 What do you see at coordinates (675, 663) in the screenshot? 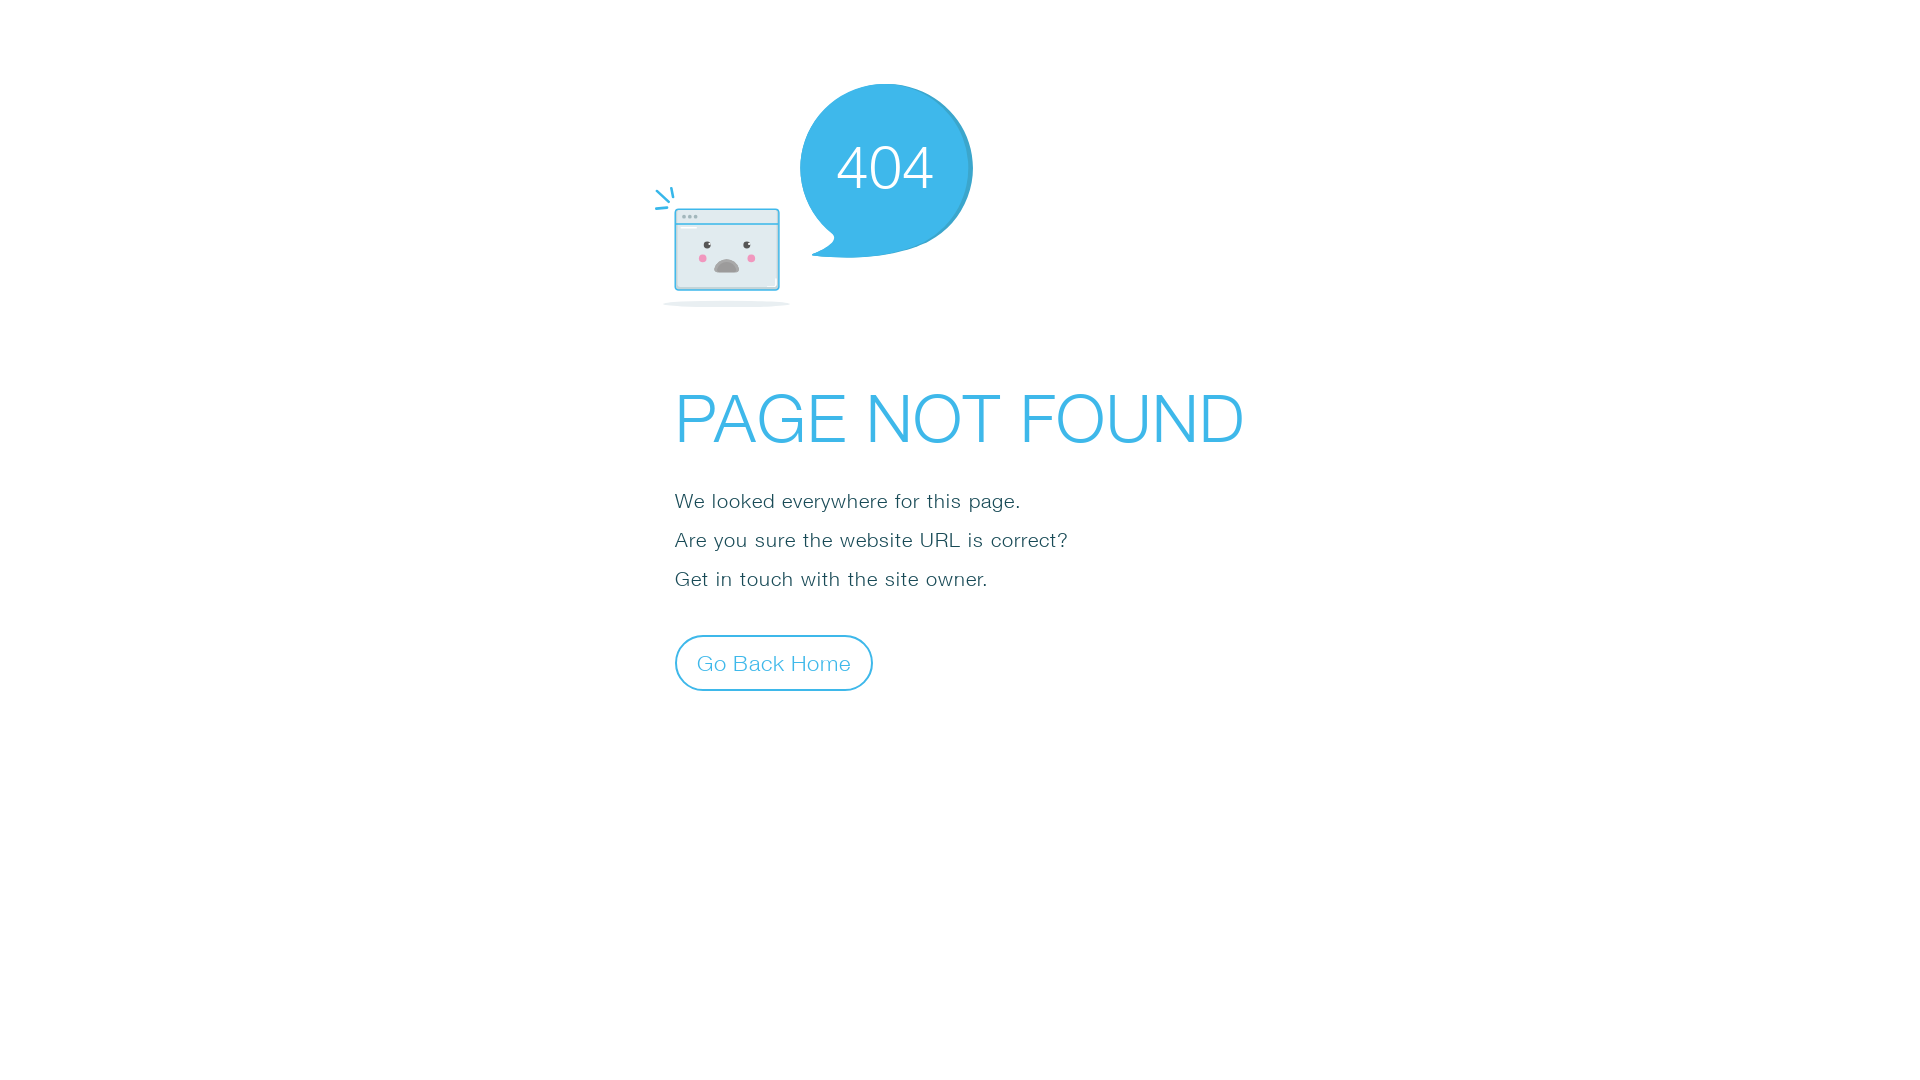
I see `'Go Back Home'` at bounding box center [675, 663].